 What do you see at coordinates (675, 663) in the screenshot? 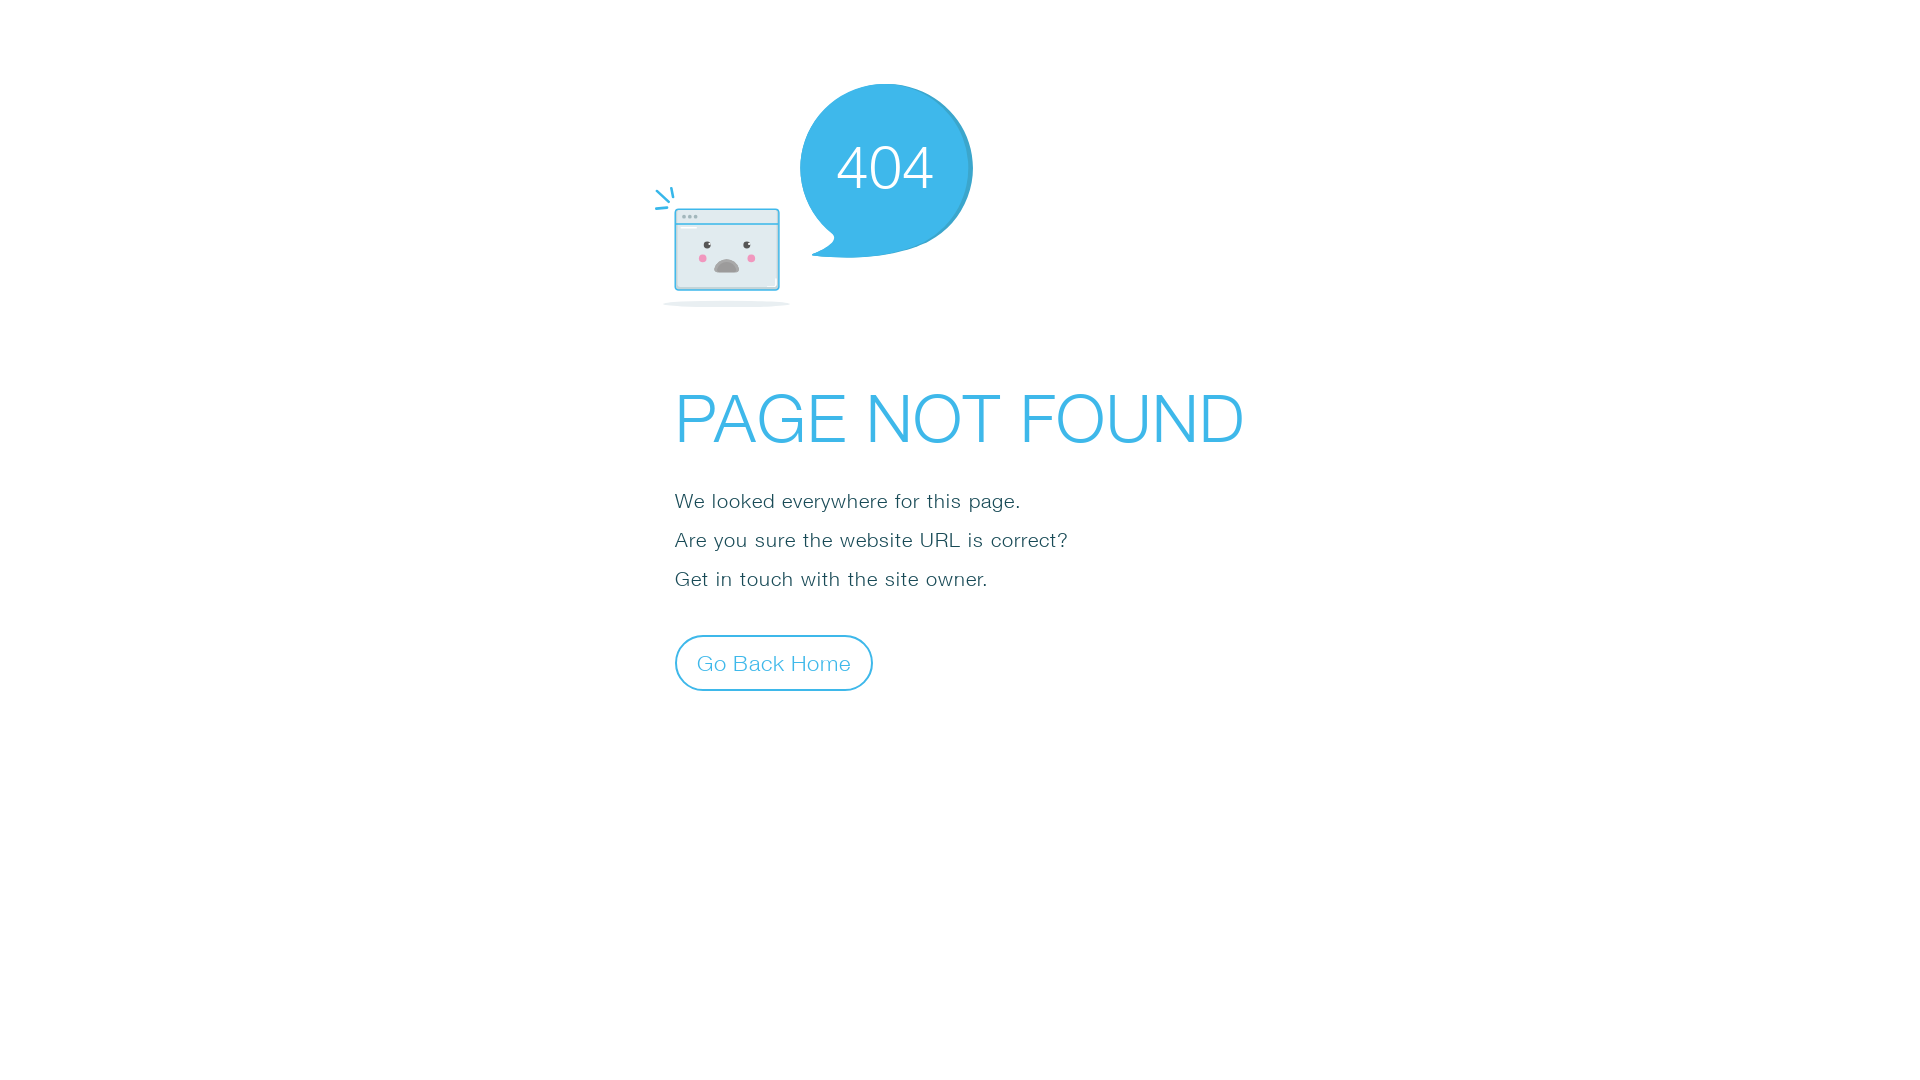
I see `'Go Back Home'` at bounding box center [675, 663].